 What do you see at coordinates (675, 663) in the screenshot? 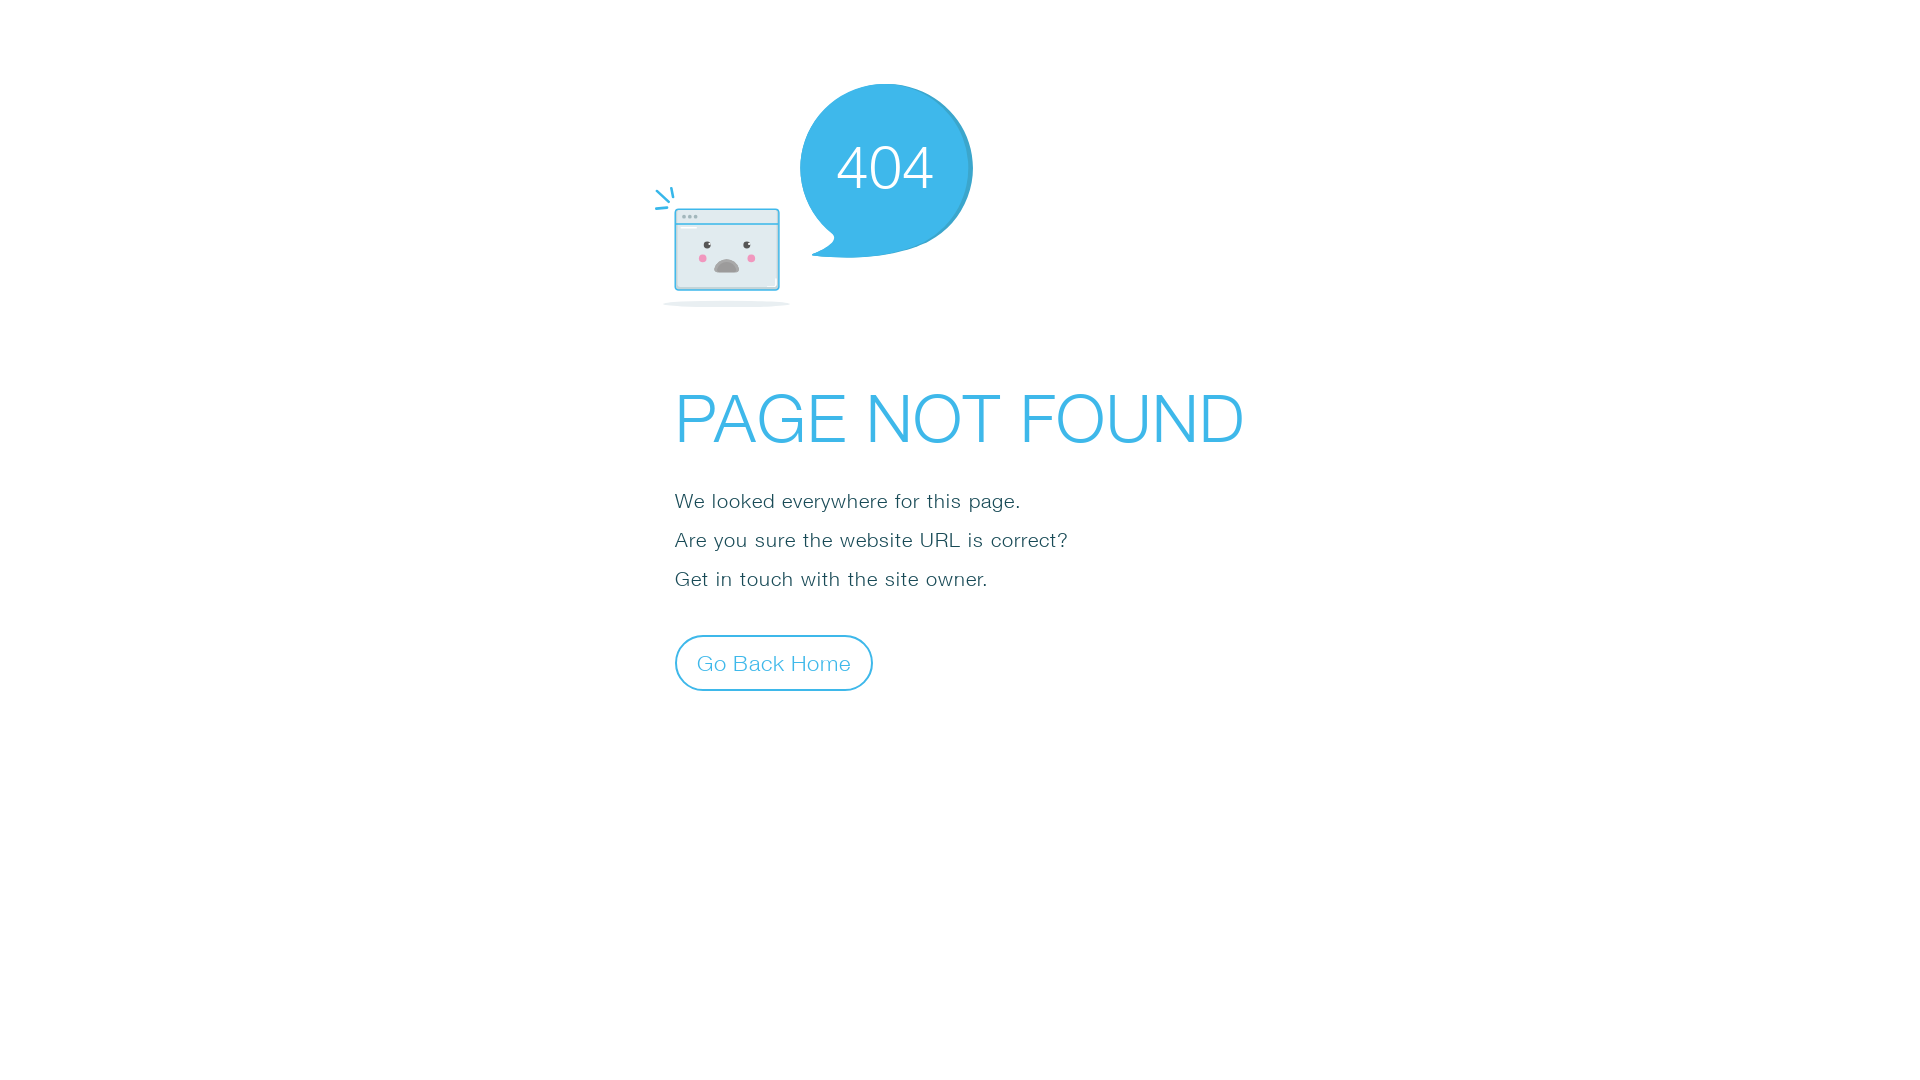
I see `'Go Back Home'` at bounding box center [675, 663].